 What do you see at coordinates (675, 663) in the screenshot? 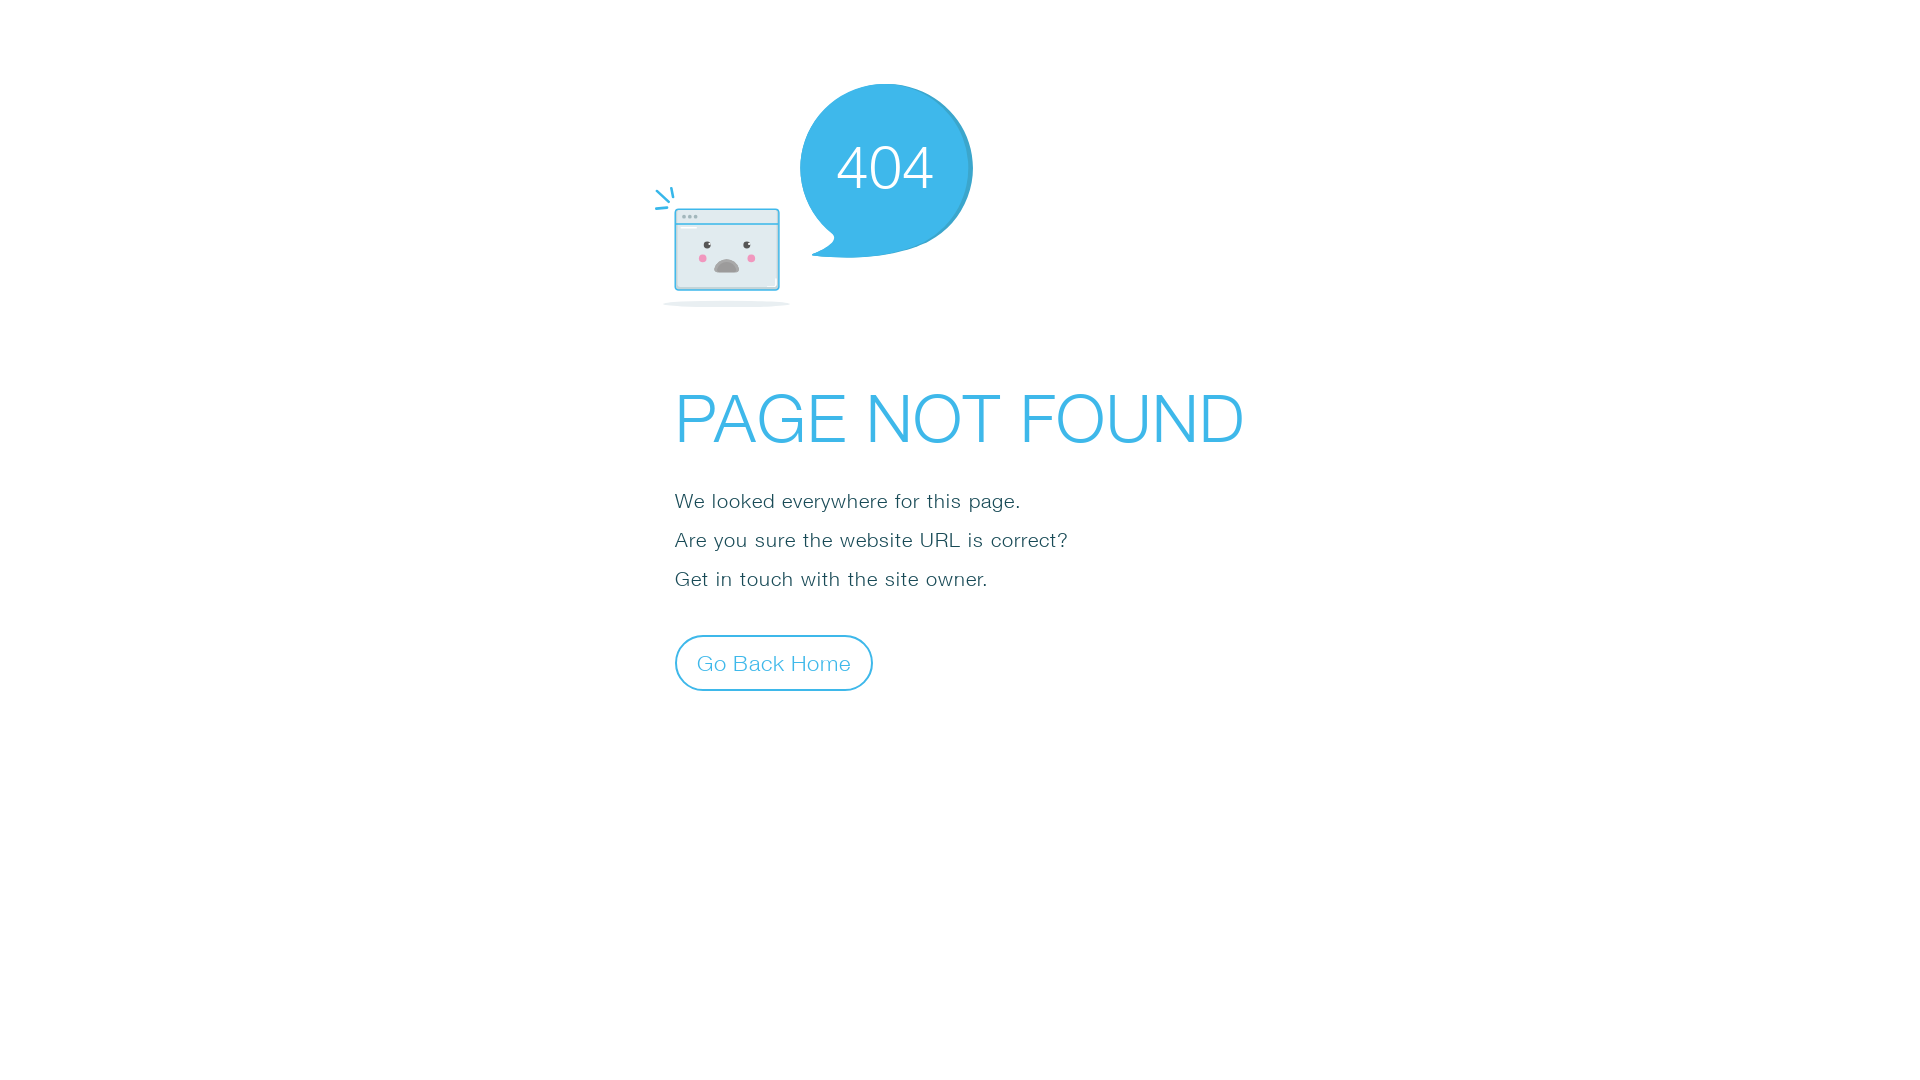
I see `'Go Back Home'` at bounding box center [675, 663].